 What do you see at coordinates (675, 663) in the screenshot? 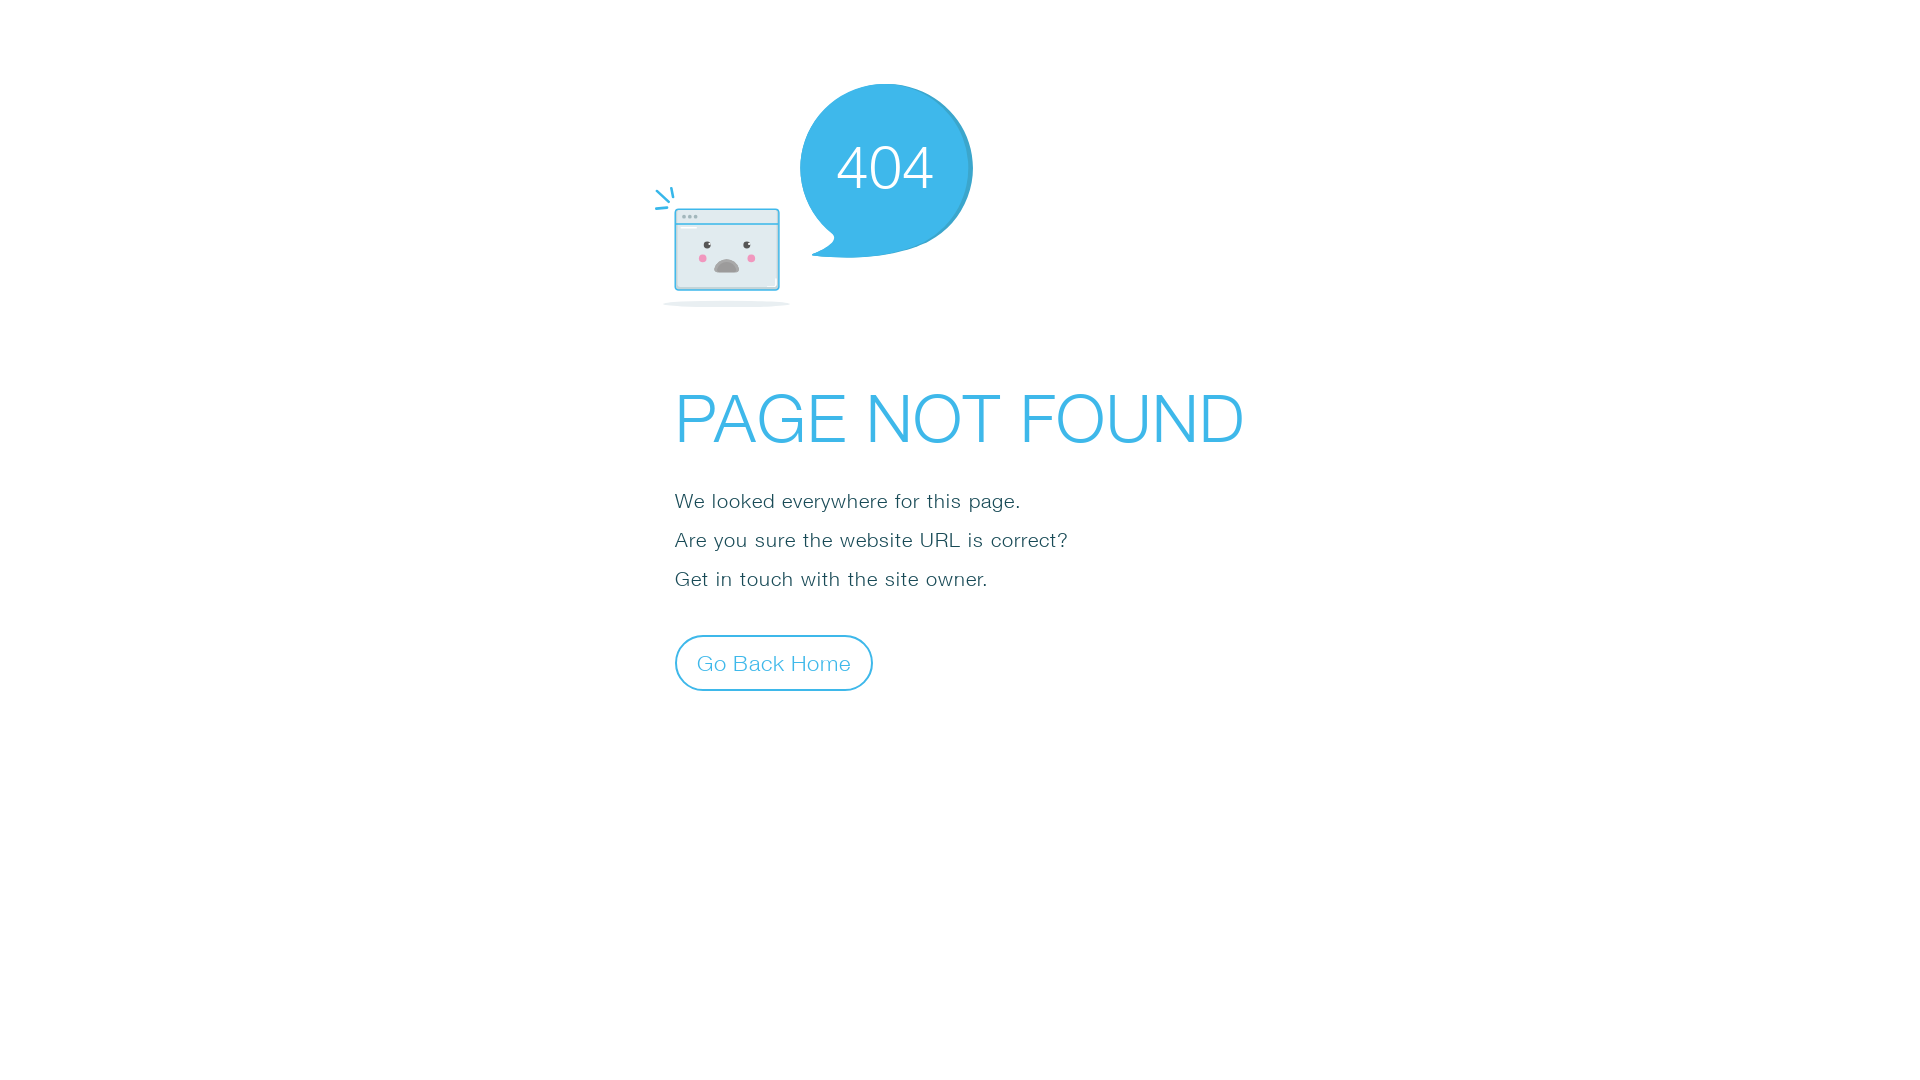
I see `'Go Back Home'` at bounding box center [675, 663].